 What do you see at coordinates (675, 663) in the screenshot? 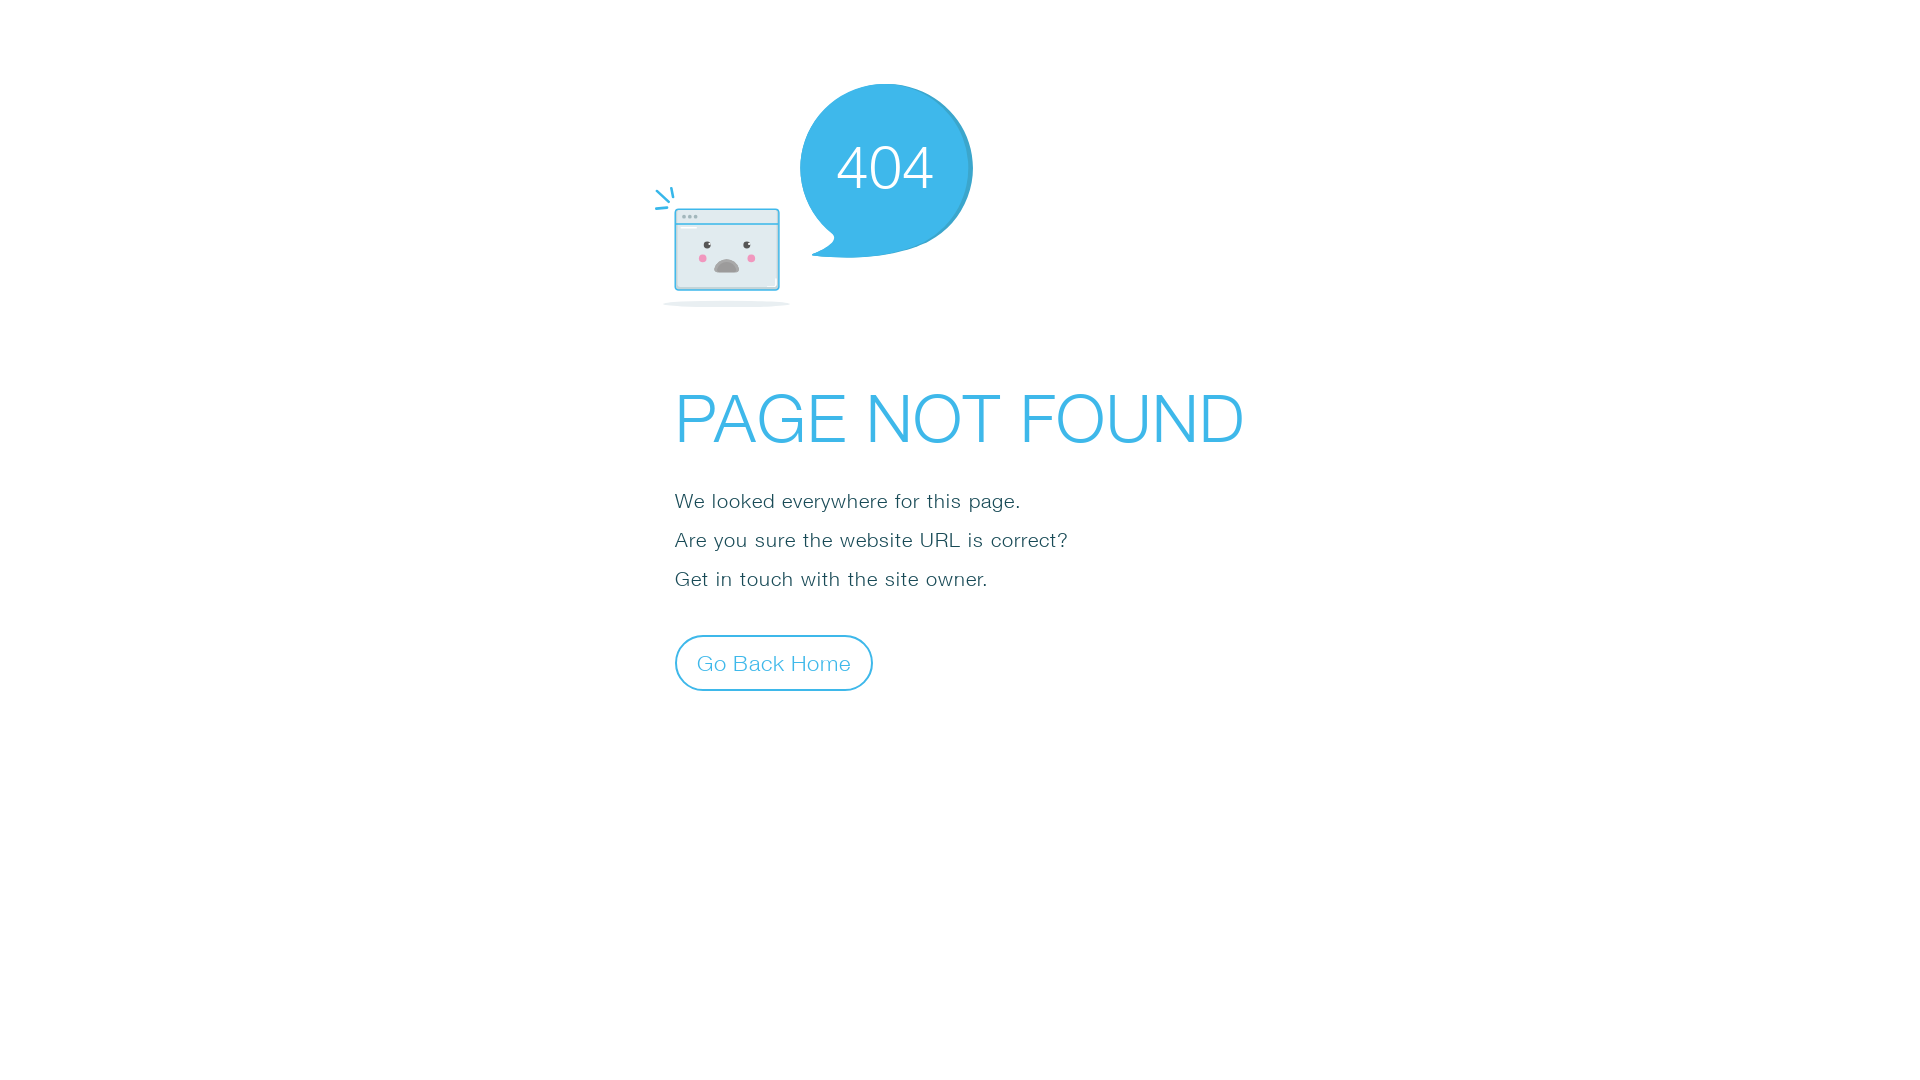
I see `'Go Back Home'` at bounding box center [675, 663].